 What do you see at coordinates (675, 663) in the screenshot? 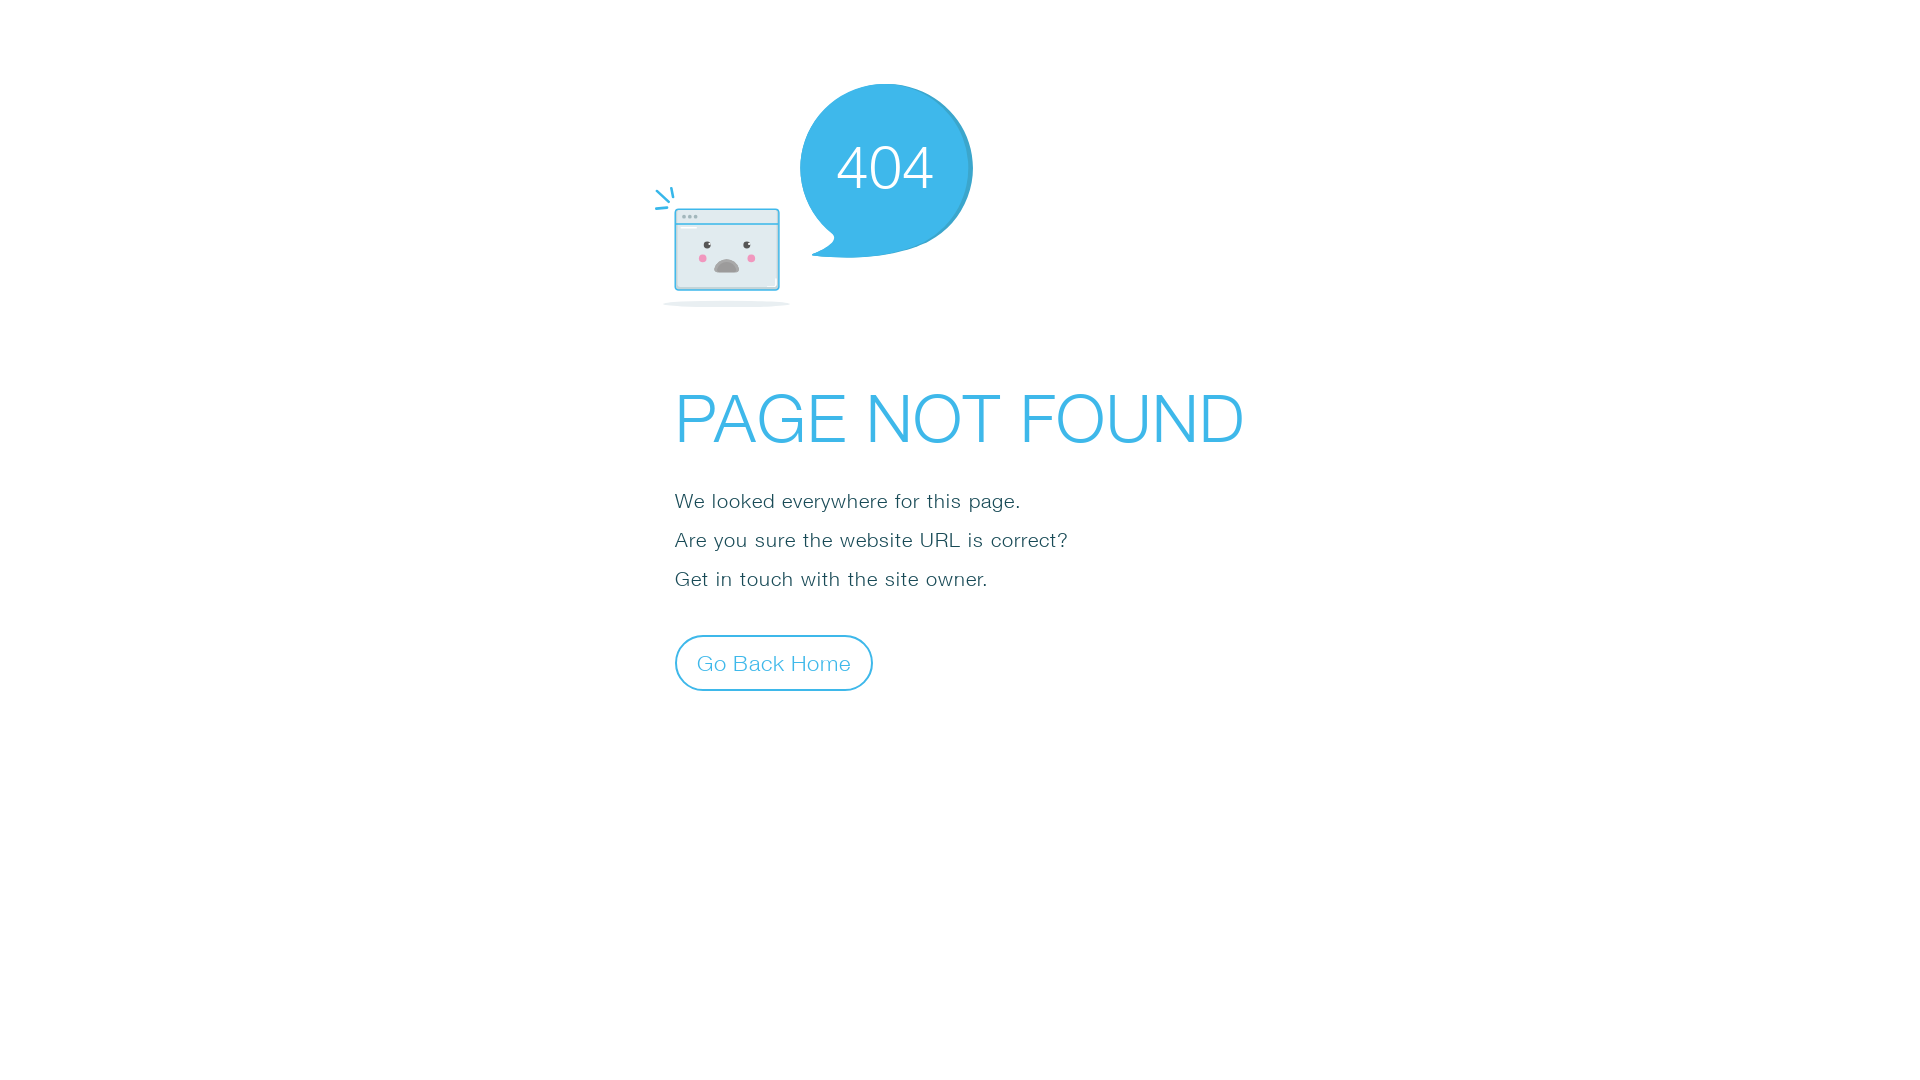
I see `'Go Back Home'` at bounding box center [675, 663].